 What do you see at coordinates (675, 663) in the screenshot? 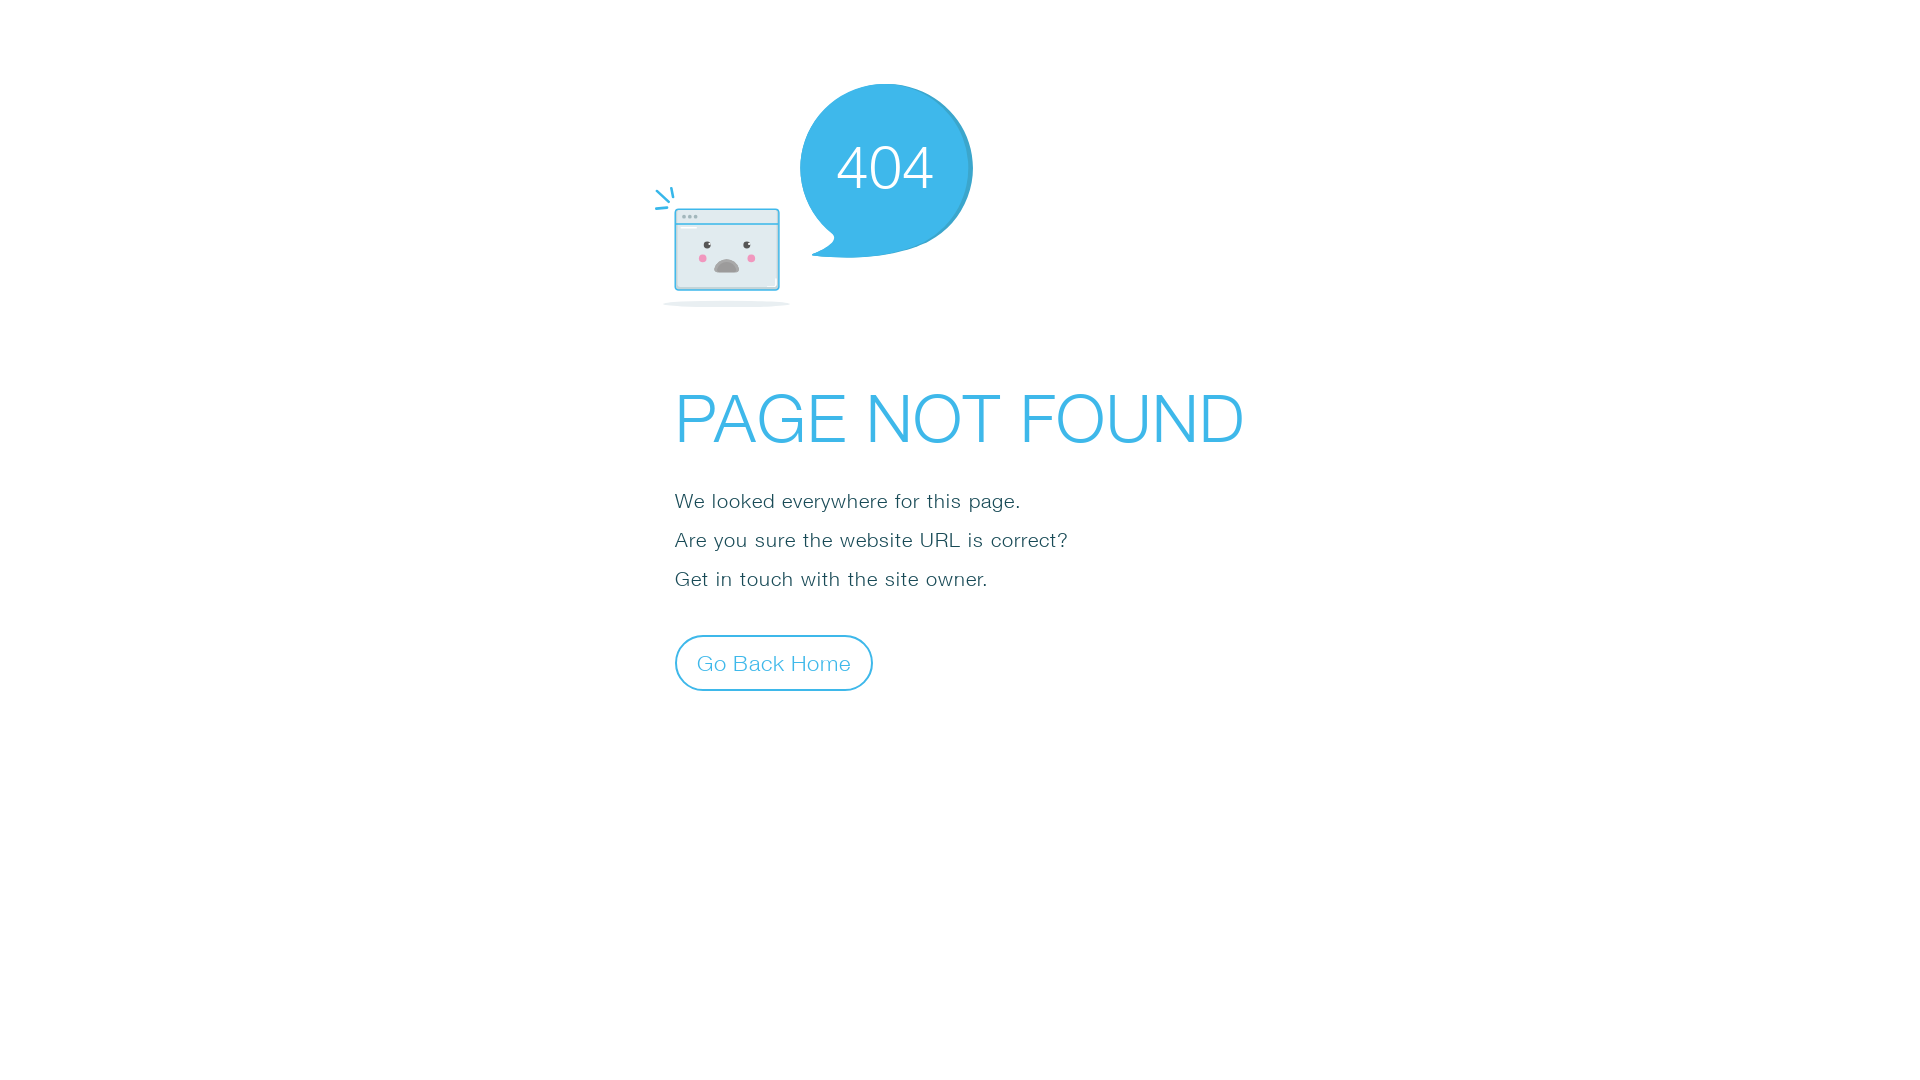
I see `'Go Back Home'` at bounding box center [675, 663].